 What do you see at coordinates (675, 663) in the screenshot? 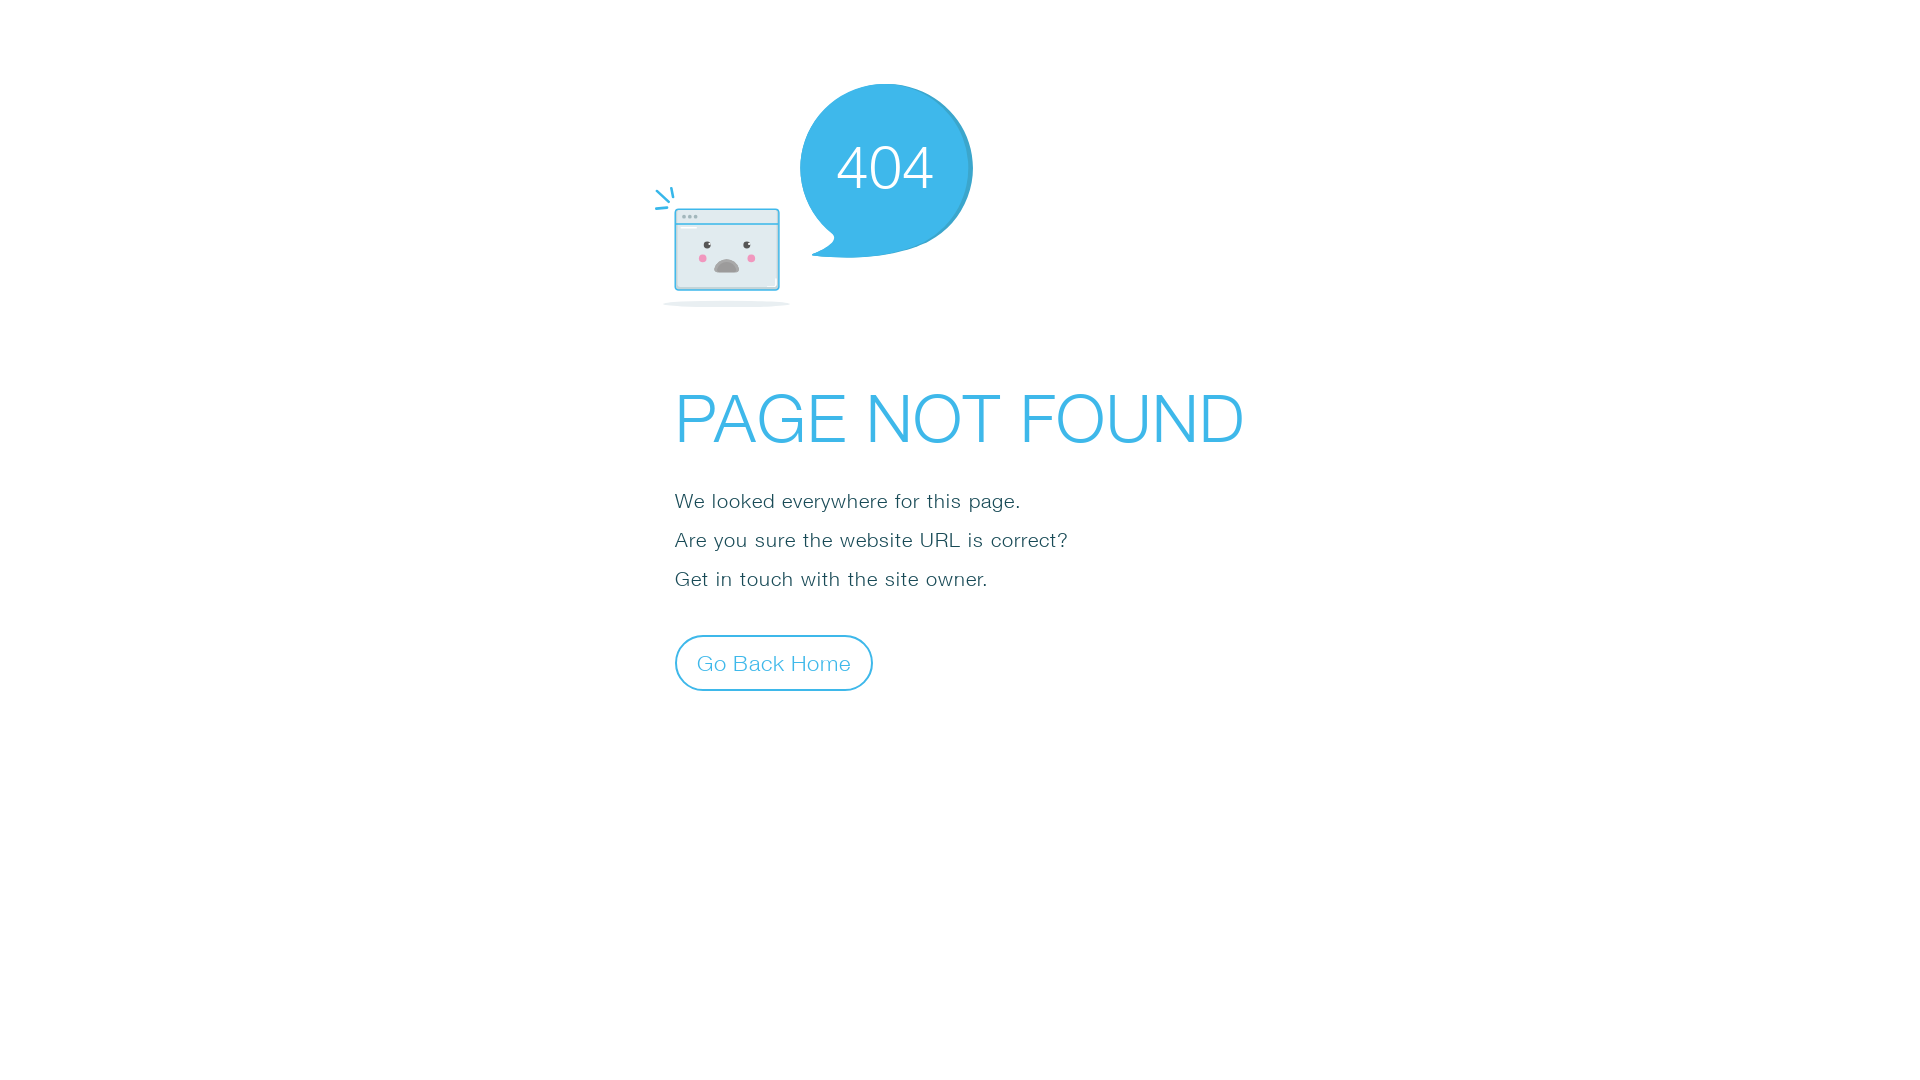
I see `'Go Back Home'` at bounding box center [675, 663].